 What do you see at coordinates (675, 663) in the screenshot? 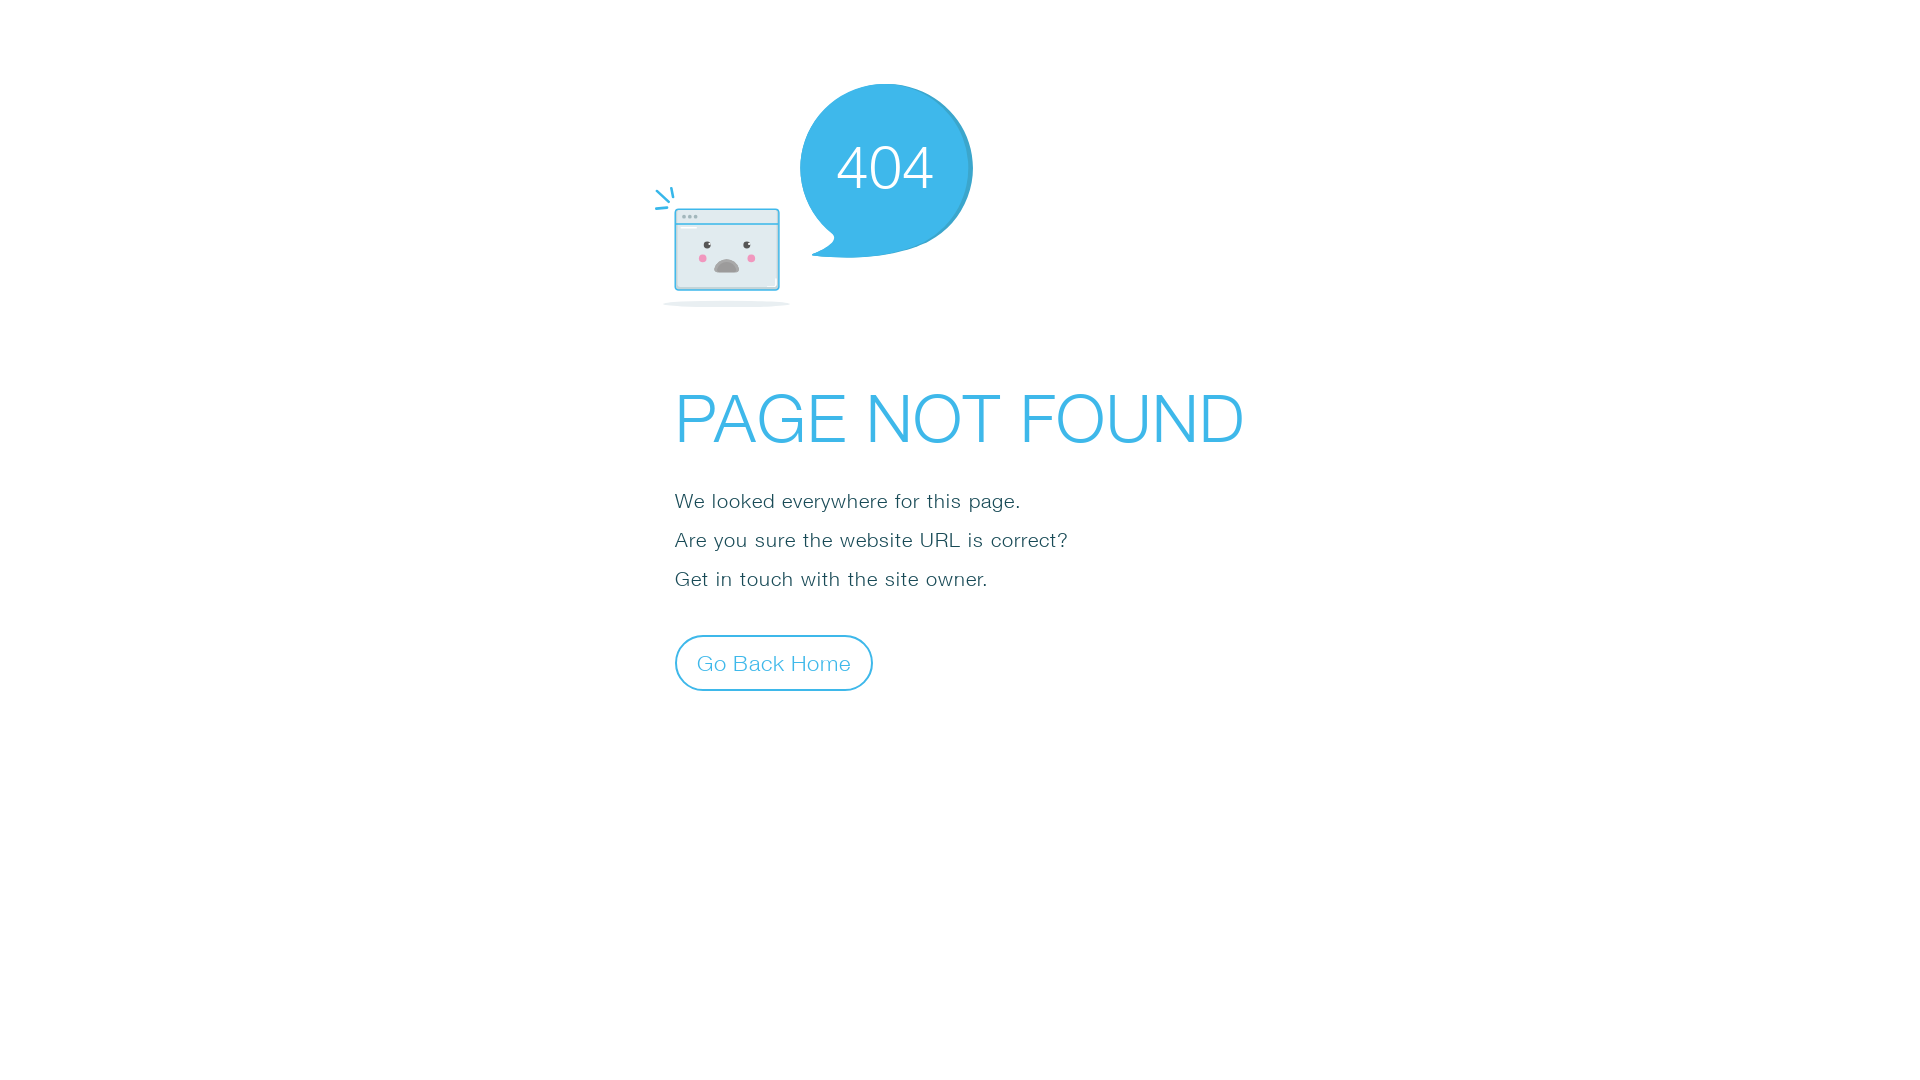
I see `'Go Back Home'` at bounding box center [675, 663].